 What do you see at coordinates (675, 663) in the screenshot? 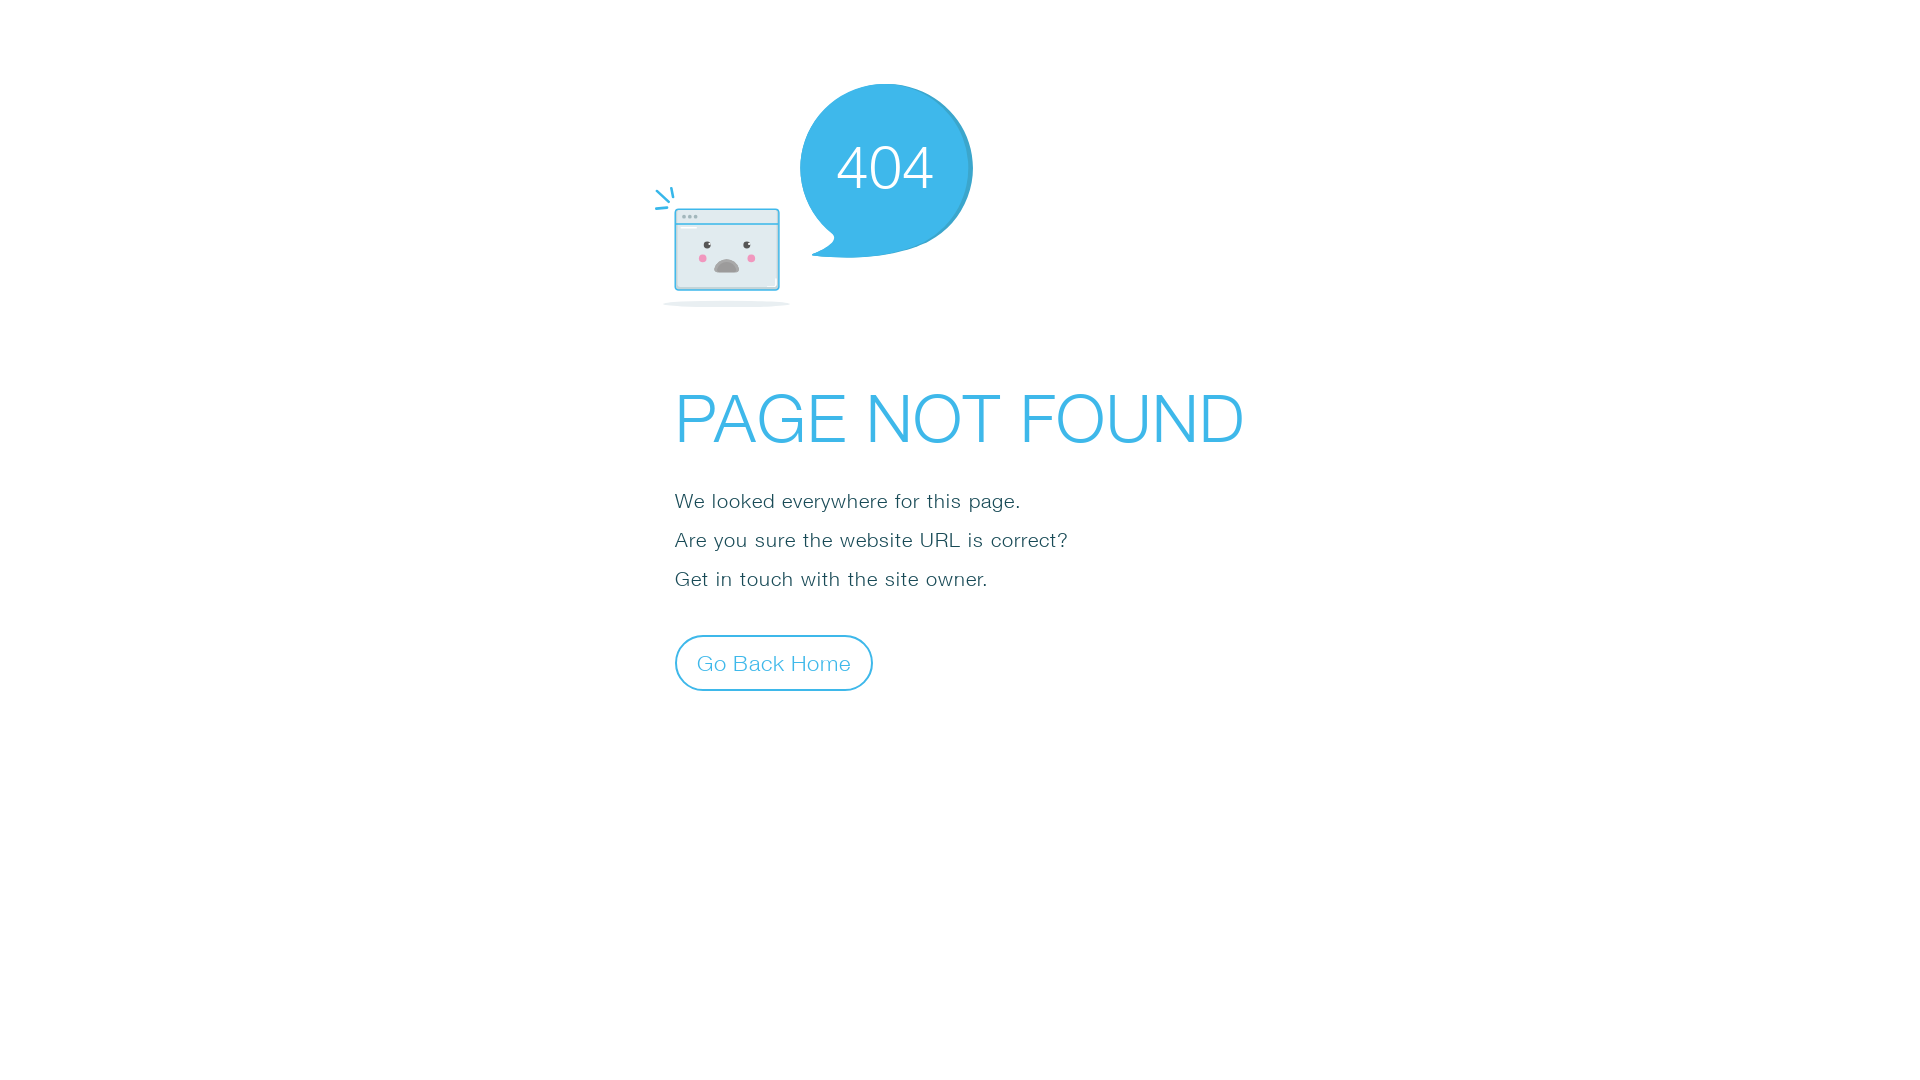
I see `'Go Back Home'` at bounding box center [675, 663].